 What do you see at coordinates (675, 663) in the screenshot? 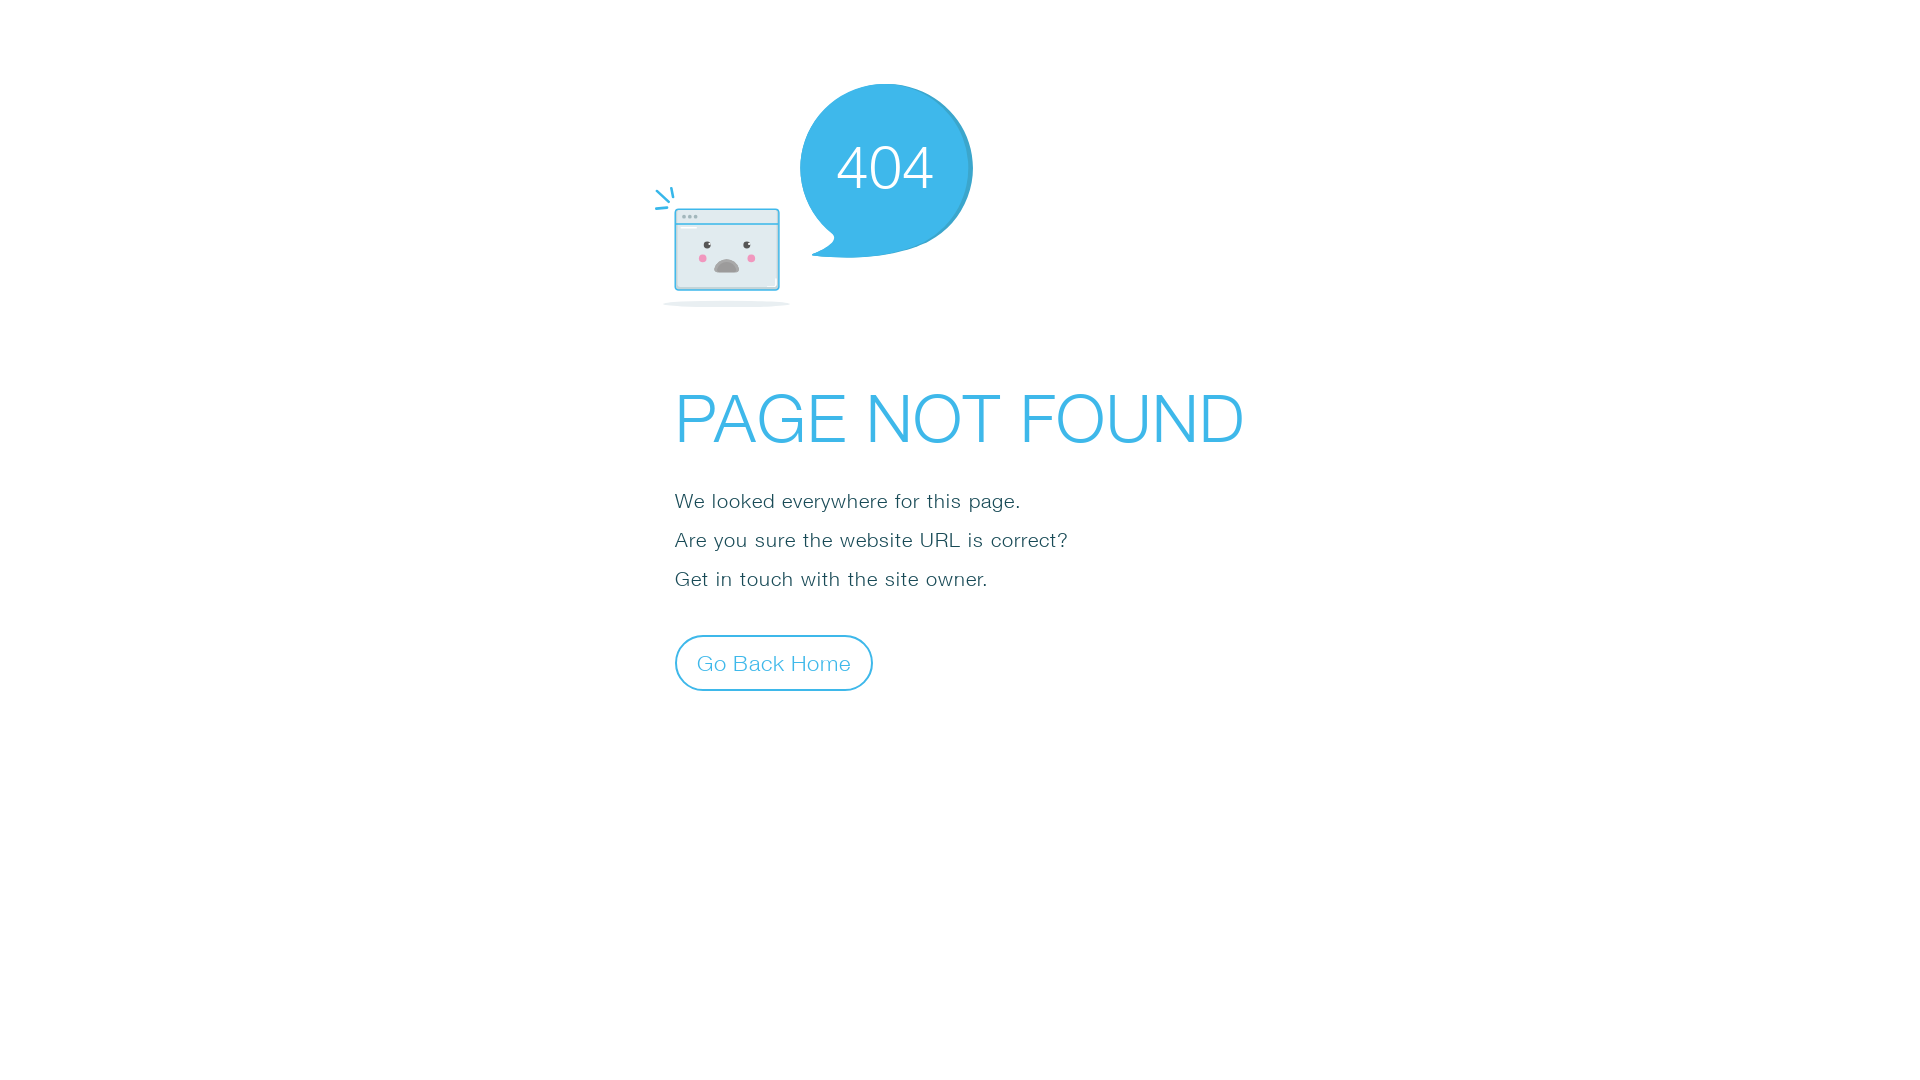
I see `'Go Back Home'` at bounding box center [675, 663].